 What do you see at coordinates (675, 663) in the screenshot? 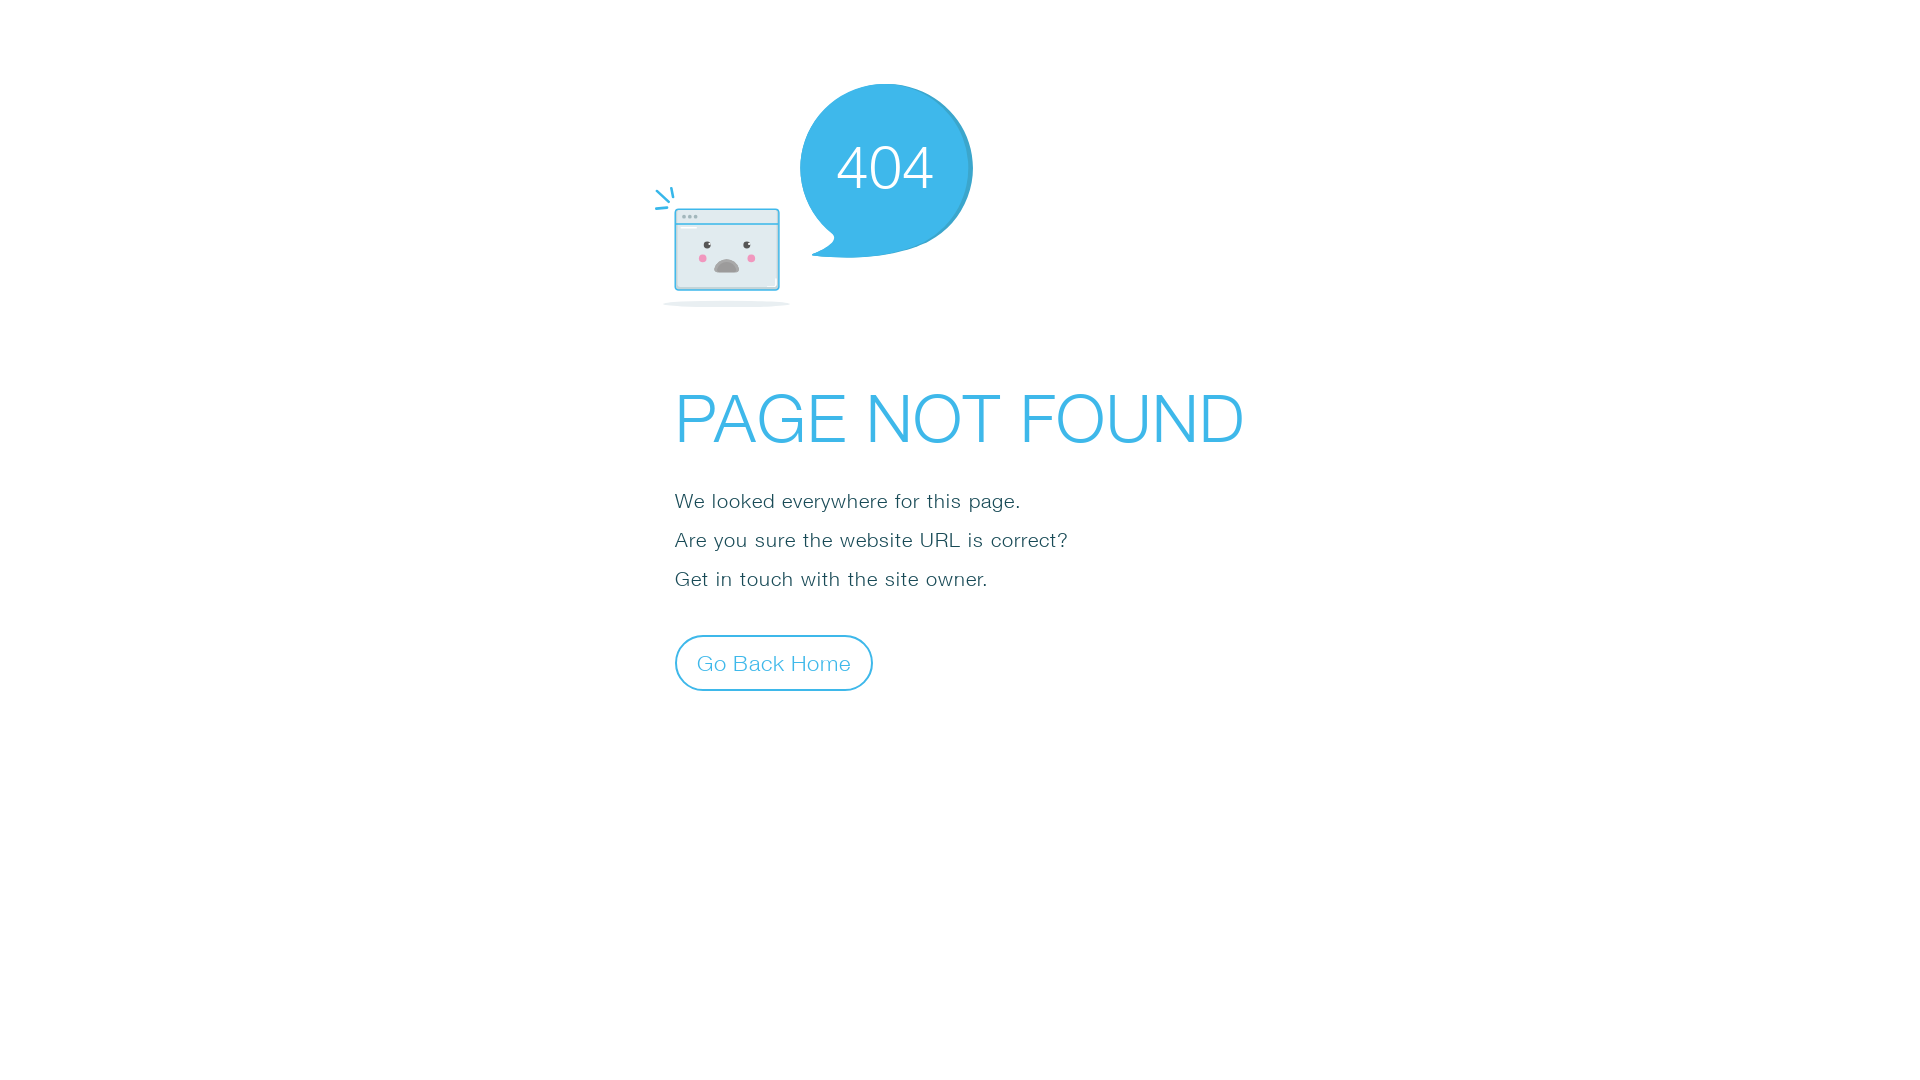
I see `'Go Back Home'` at bounding box center [675, 663].